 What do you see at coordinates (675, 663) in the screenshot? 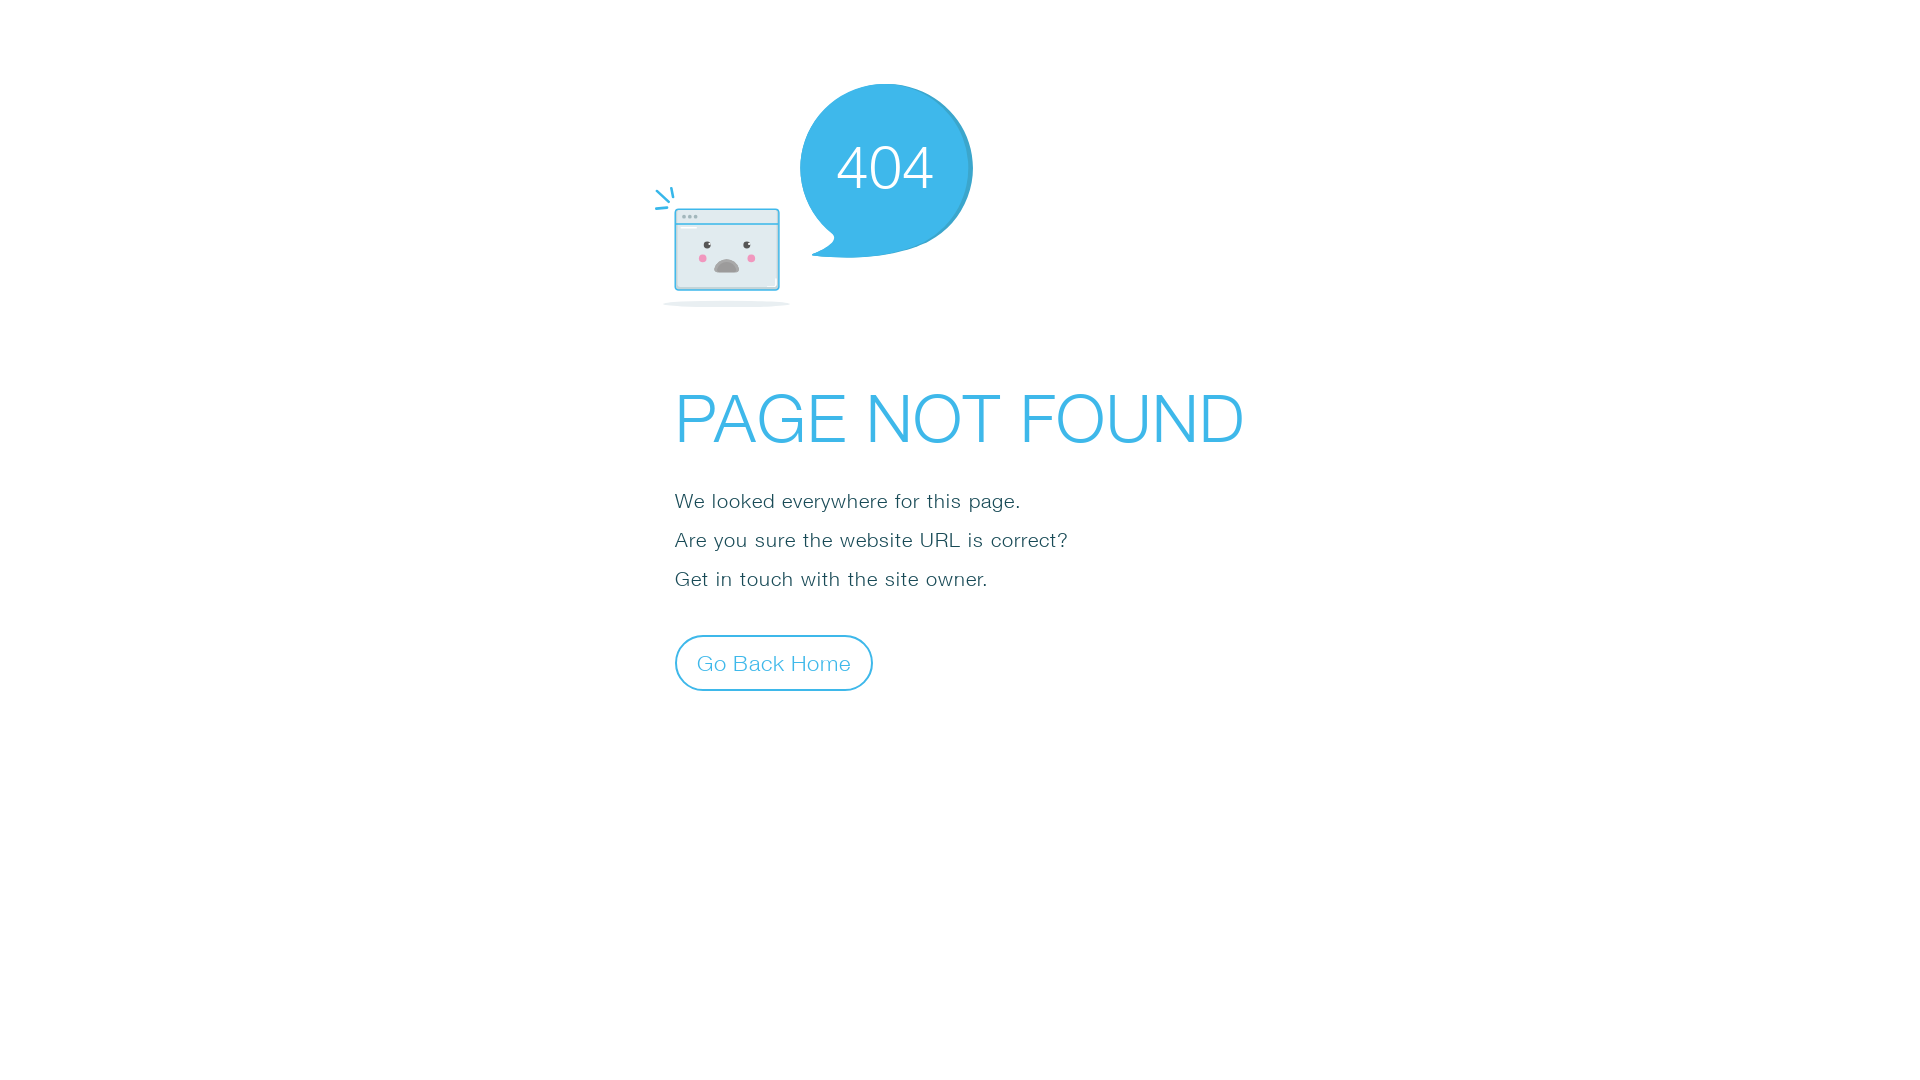
I see `'Go Back Home'` at bounding box center [675, 663].